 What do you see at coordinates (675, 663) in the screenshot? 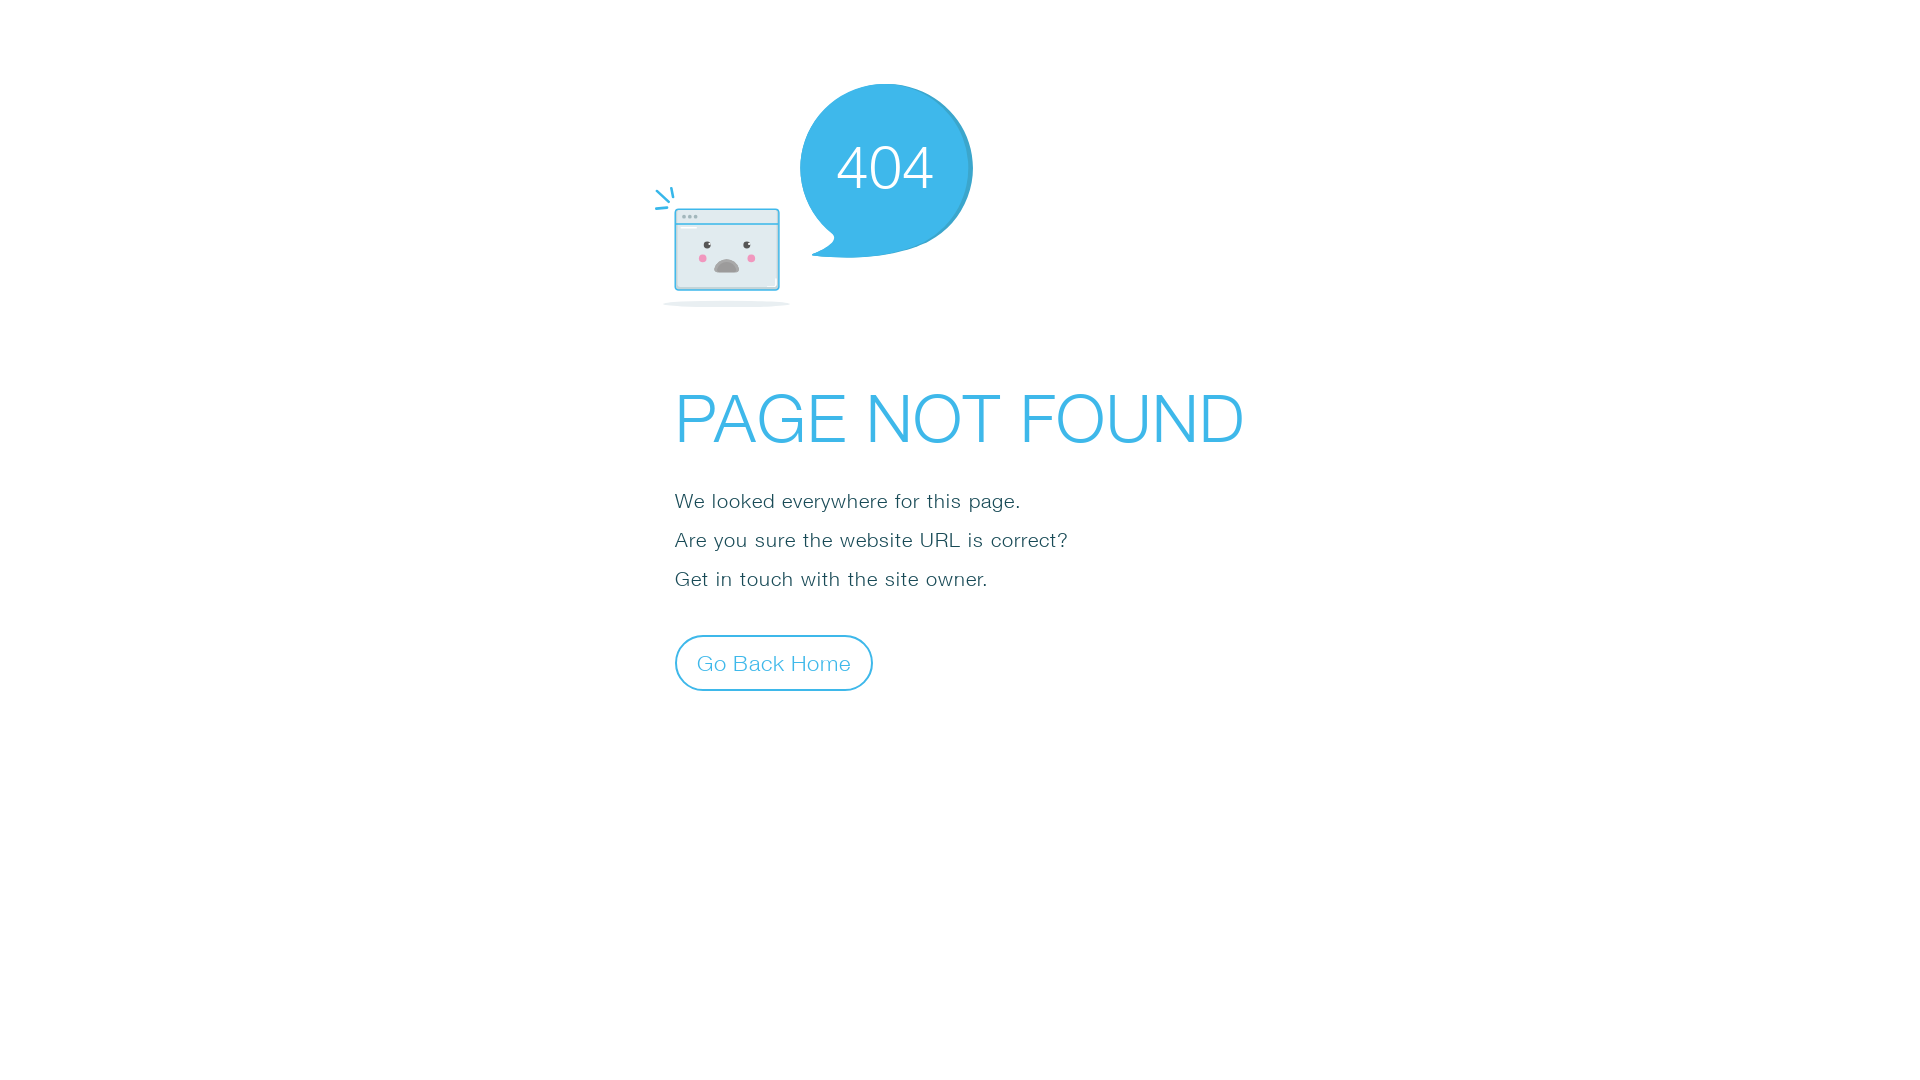
I see `'Go Back Home'` at bounding box center [675, 663].